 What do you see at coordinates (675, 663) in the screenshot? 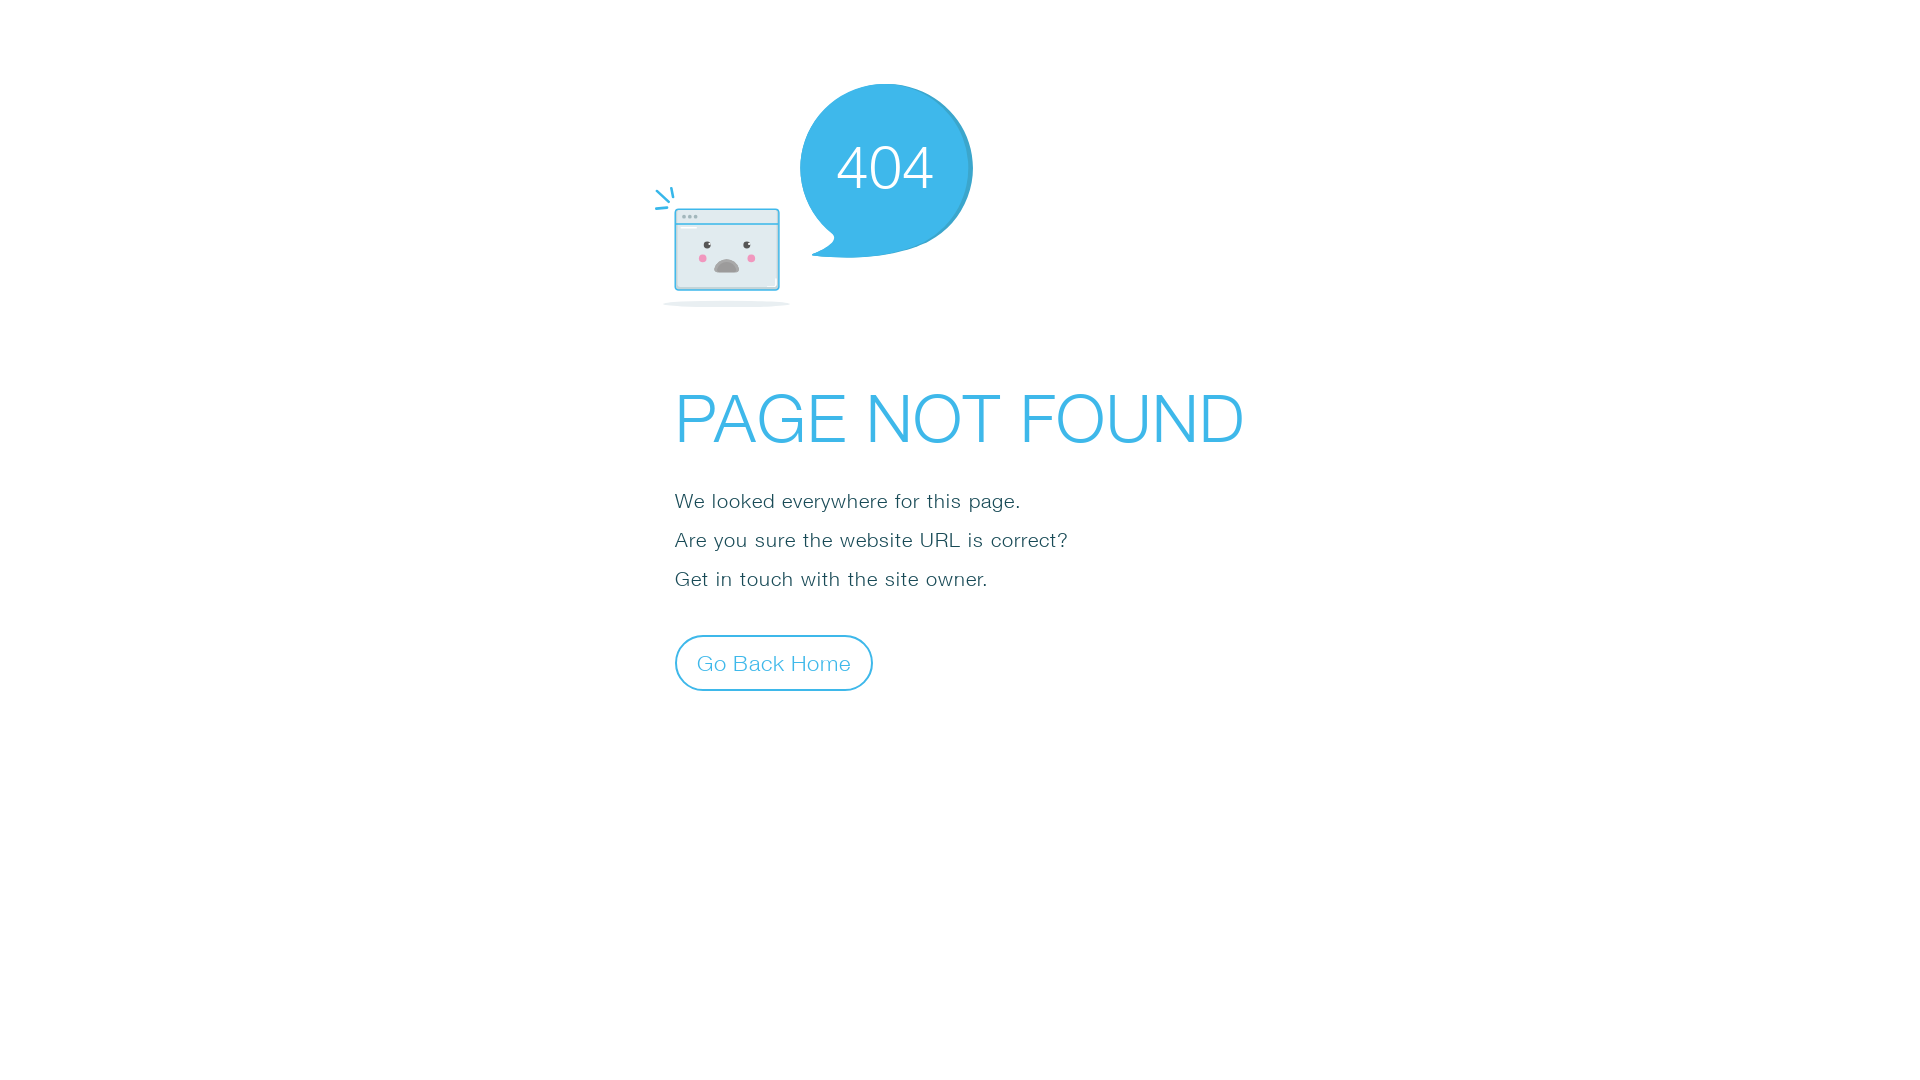
I see `'Go Back Home'` at bounding box center [675, 663].